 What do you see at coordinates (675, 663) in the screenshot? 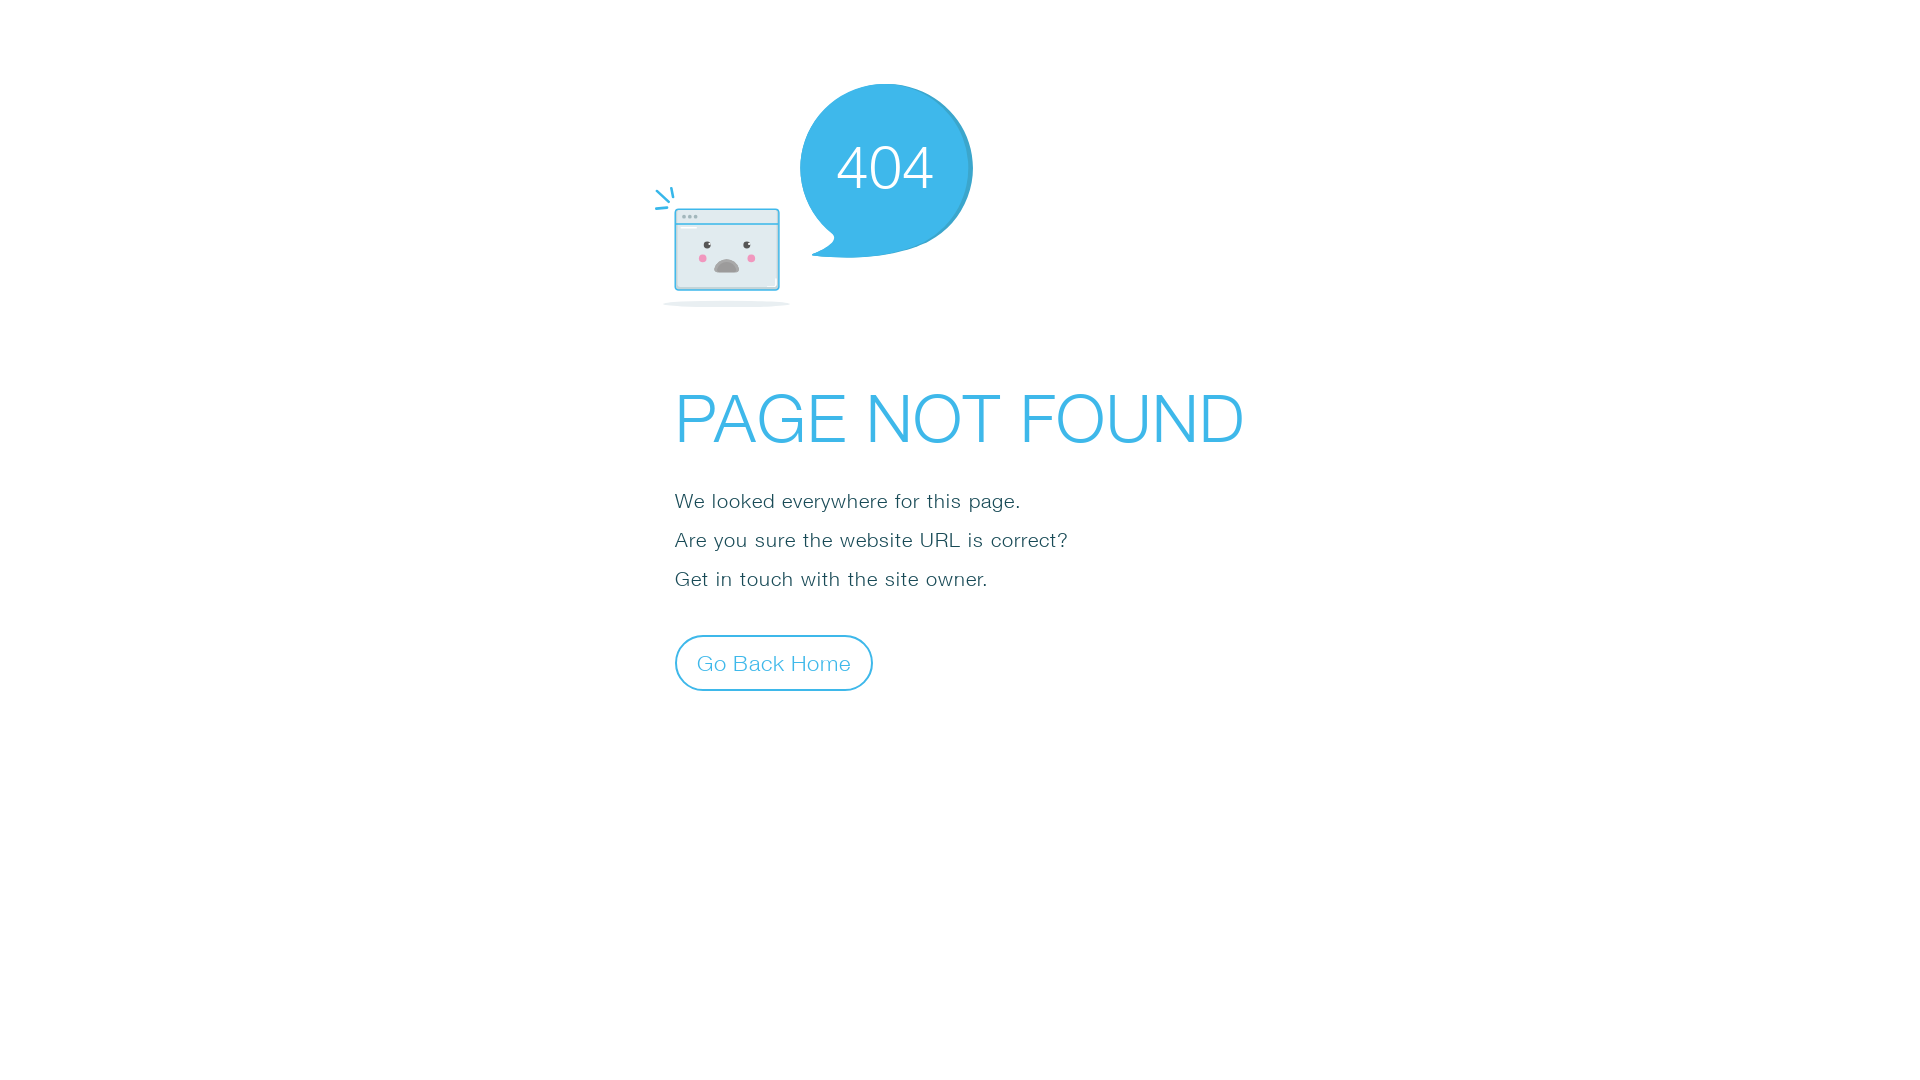
I see `'Go Back Home'` at bounding box center [675, 663].